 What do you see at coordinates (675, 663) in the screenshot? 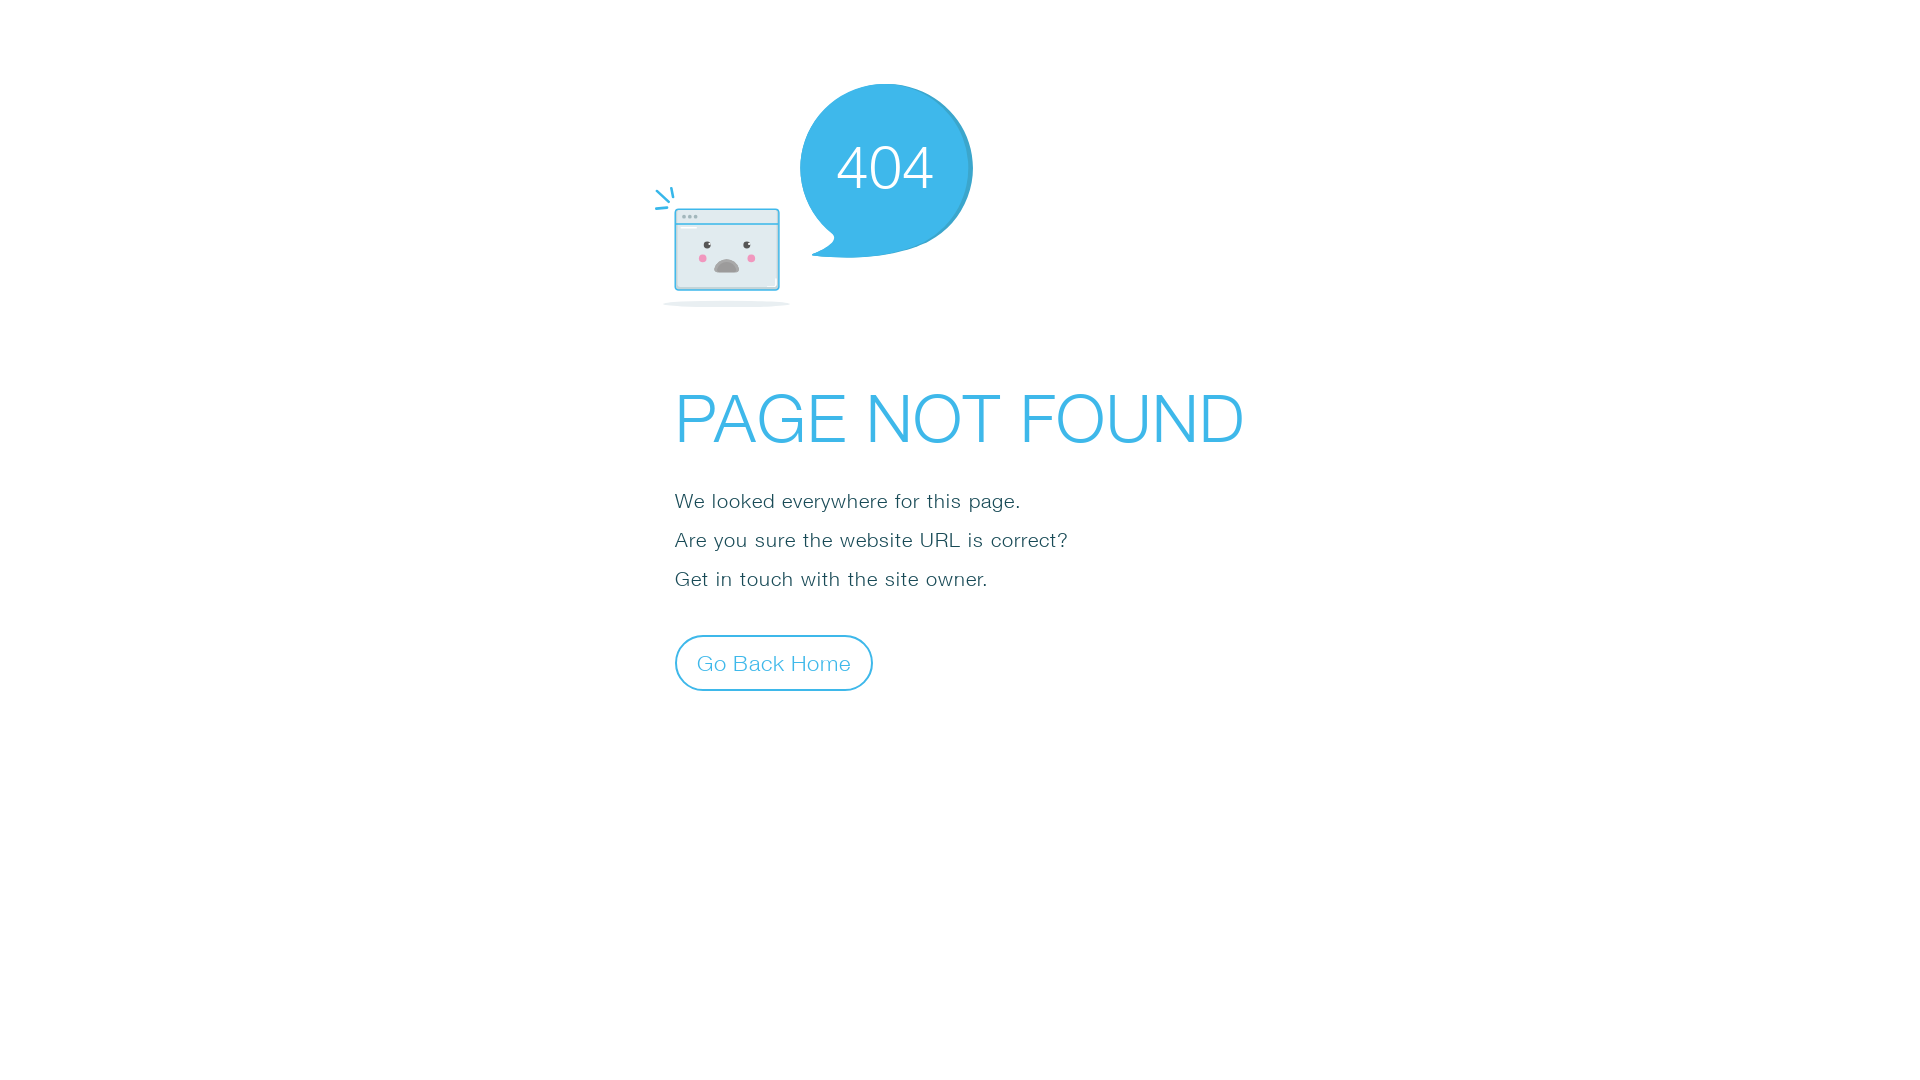
I see `'Go Back Home'` at bounding box center [675, 663].